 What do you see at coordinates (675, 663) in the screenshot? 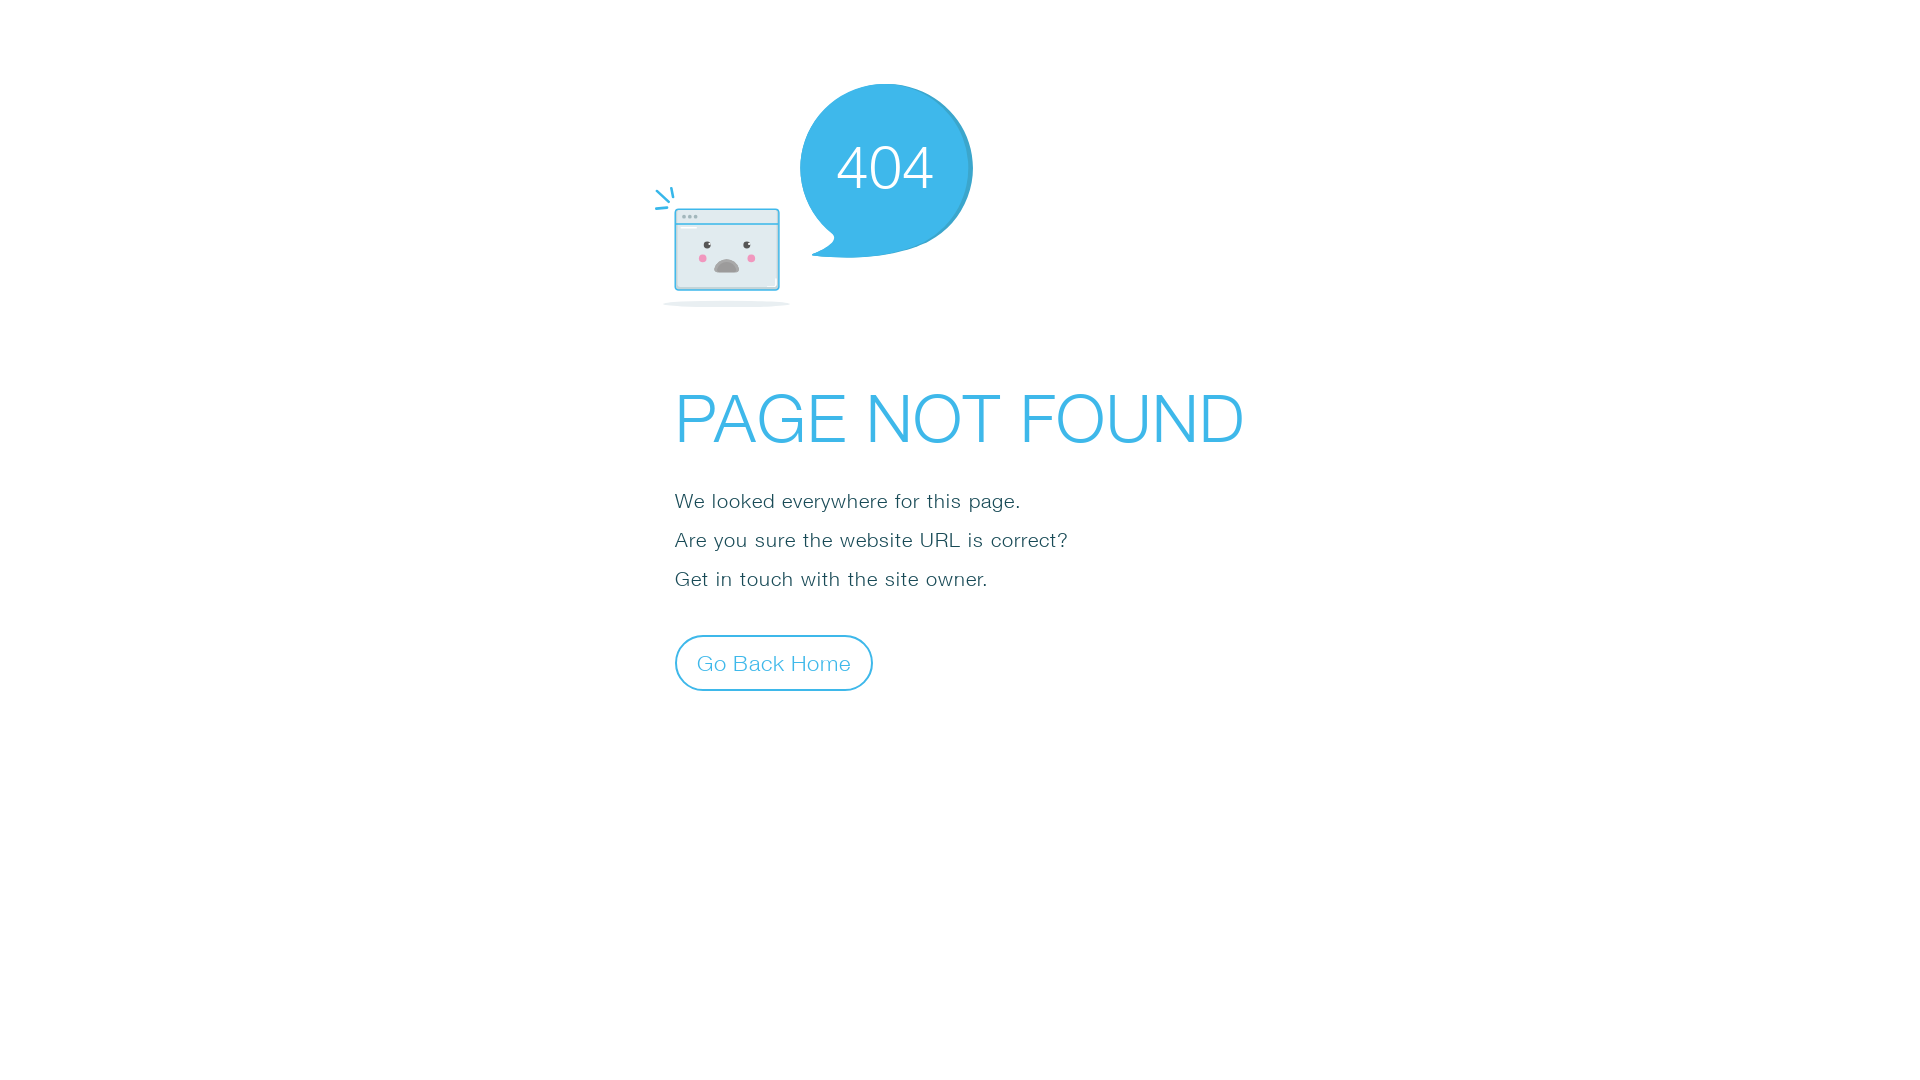
I see `'Go Back Home'` at bounding box center [675, 663].